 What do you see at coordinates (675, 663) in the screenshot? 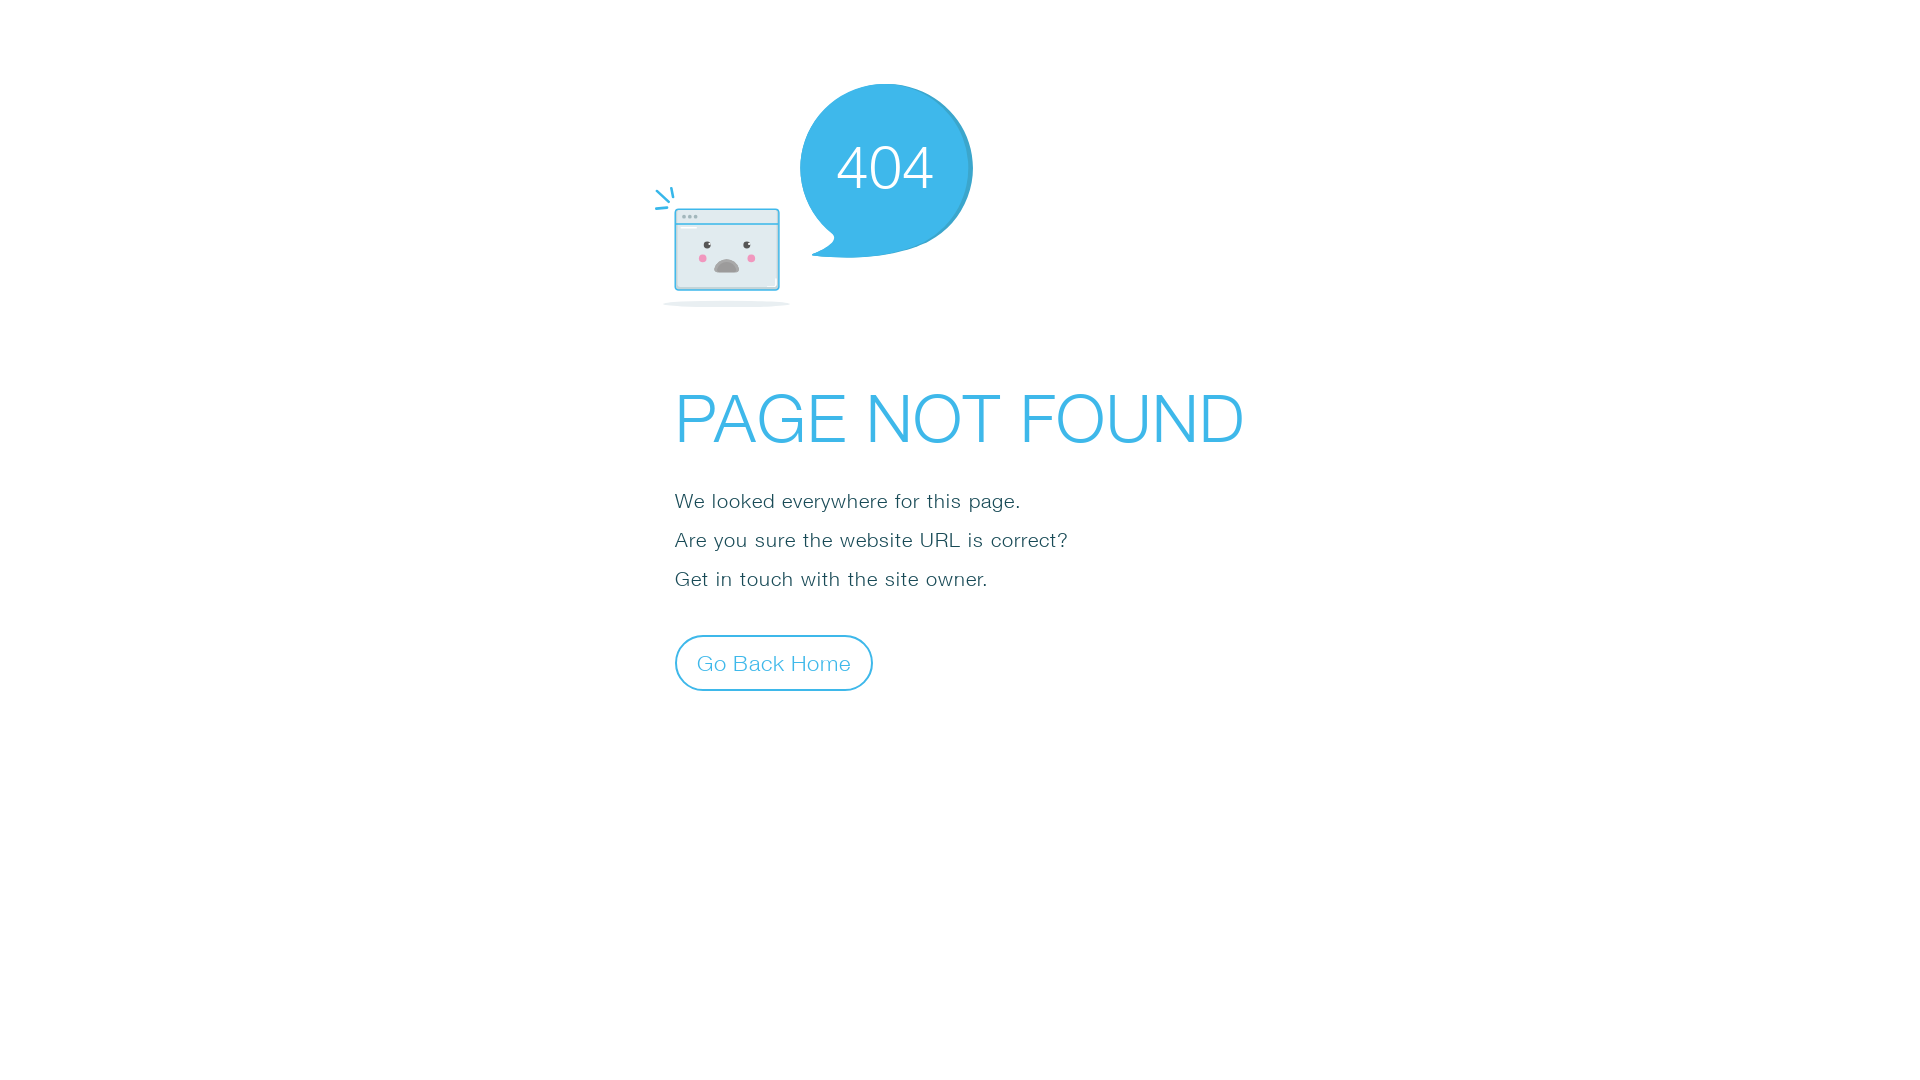
I see `'Go Back Home'` at bounding box center [675, 663].